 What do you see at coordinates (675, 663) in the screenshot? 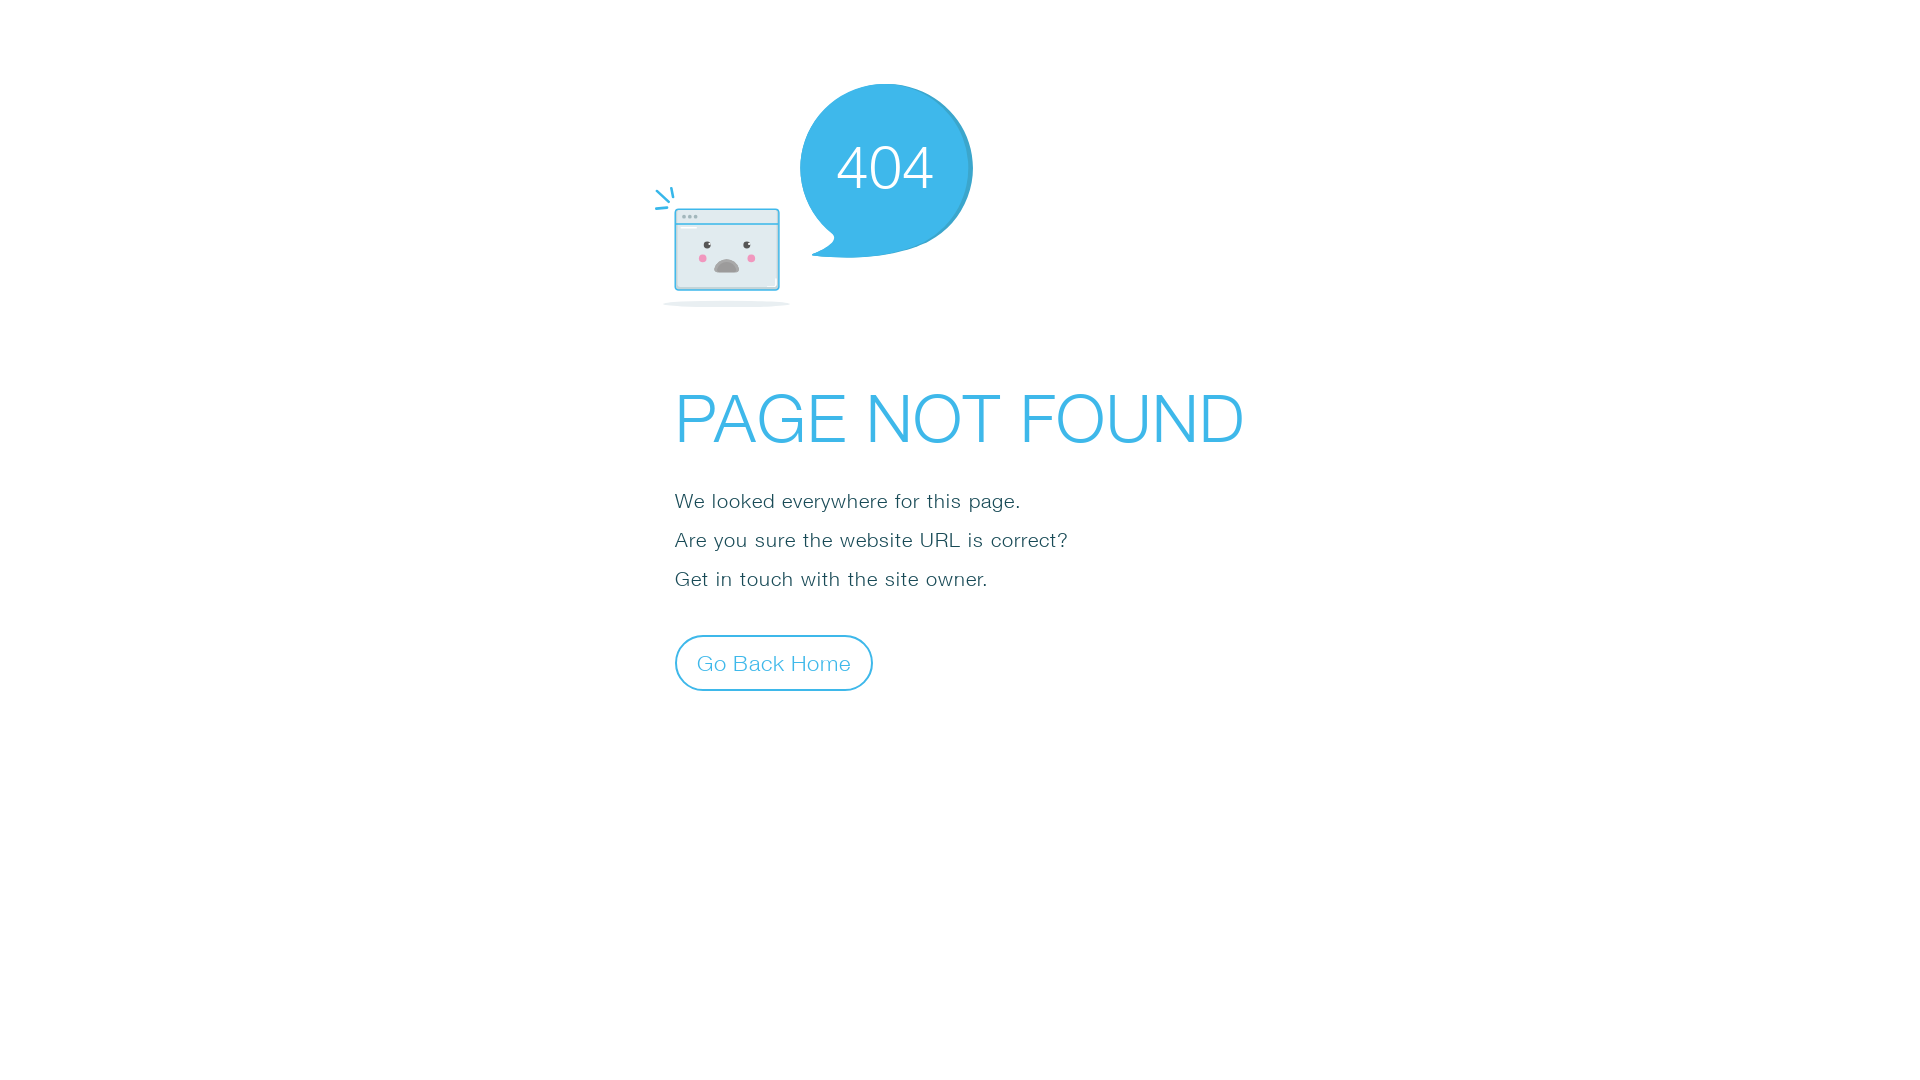
I see `'Go Back Home'` at bounding box center [675, 663].